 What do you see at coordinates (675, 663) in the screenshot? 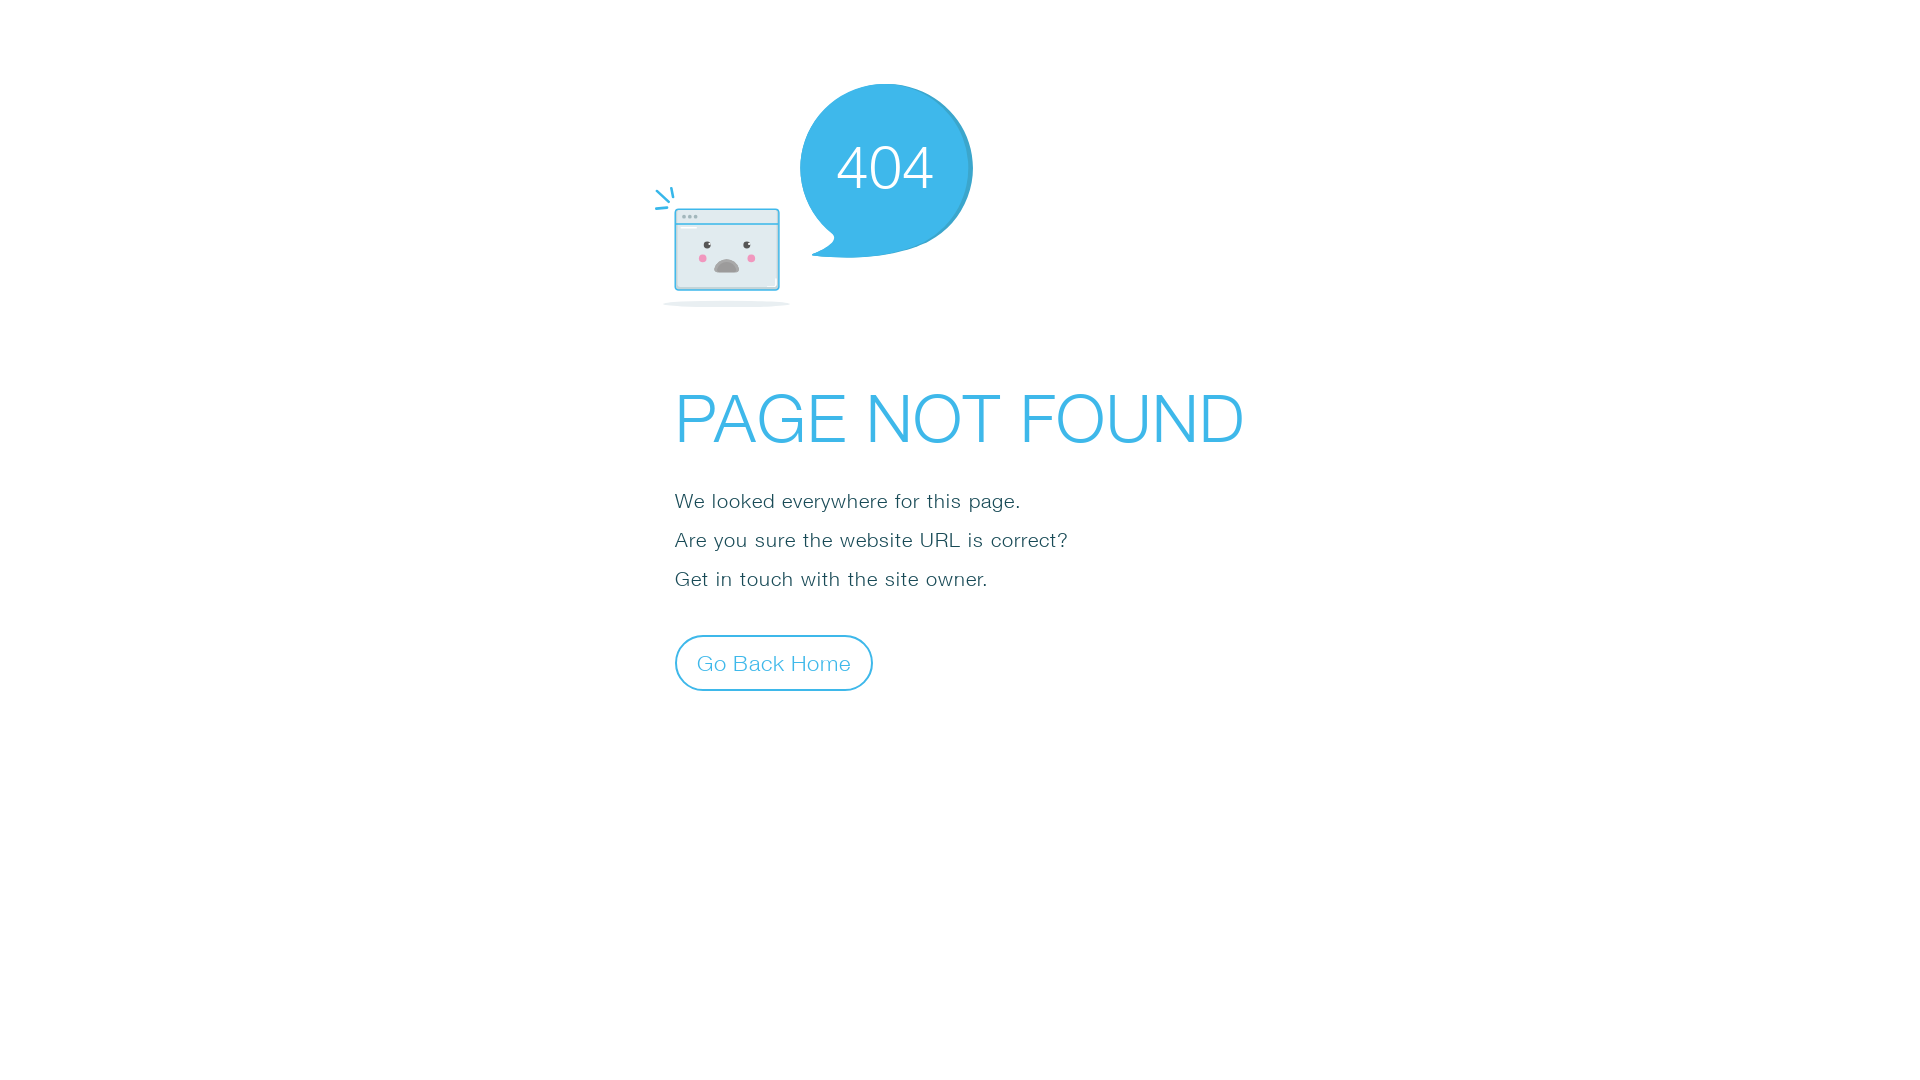
I see `'Go Back Home'` at bounding box center [675, 663].